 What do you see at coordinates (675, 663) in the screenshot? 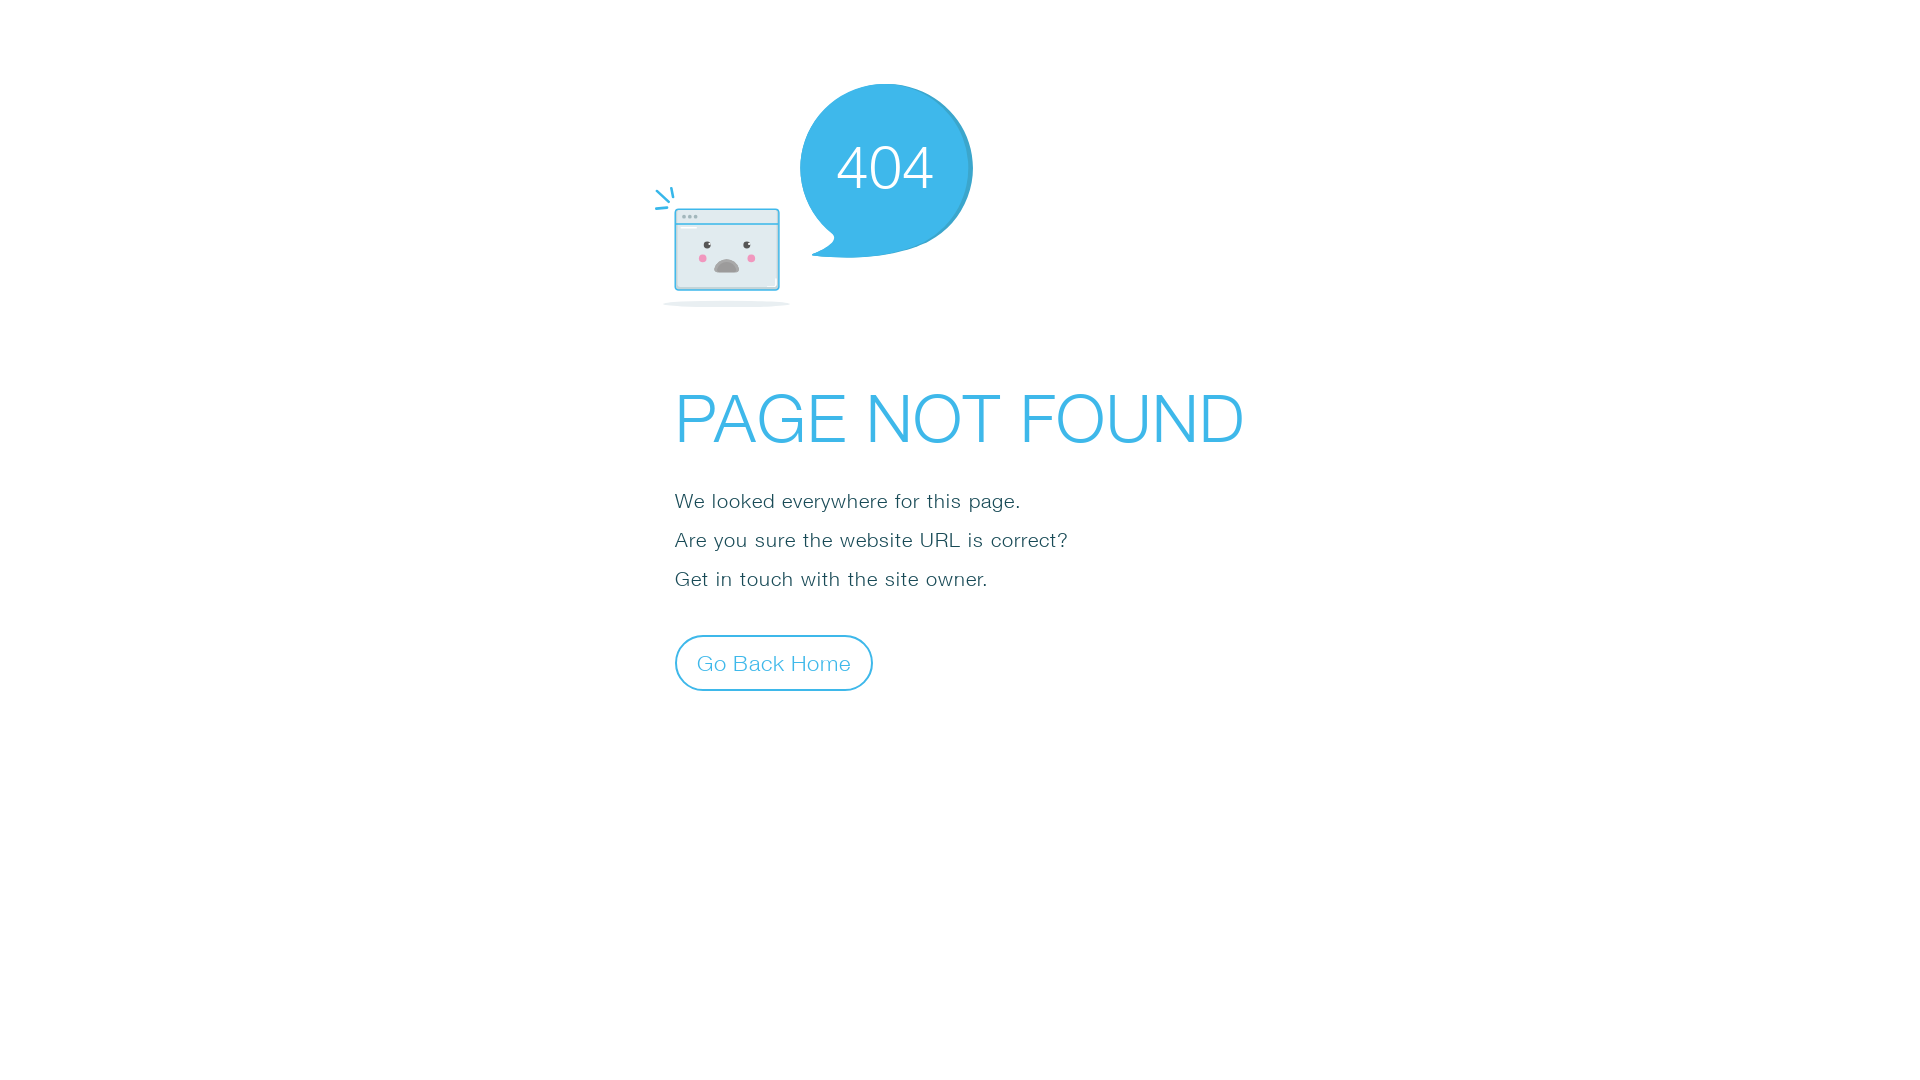
I see `'Go Back Home'` at bounding box center [675, 663].